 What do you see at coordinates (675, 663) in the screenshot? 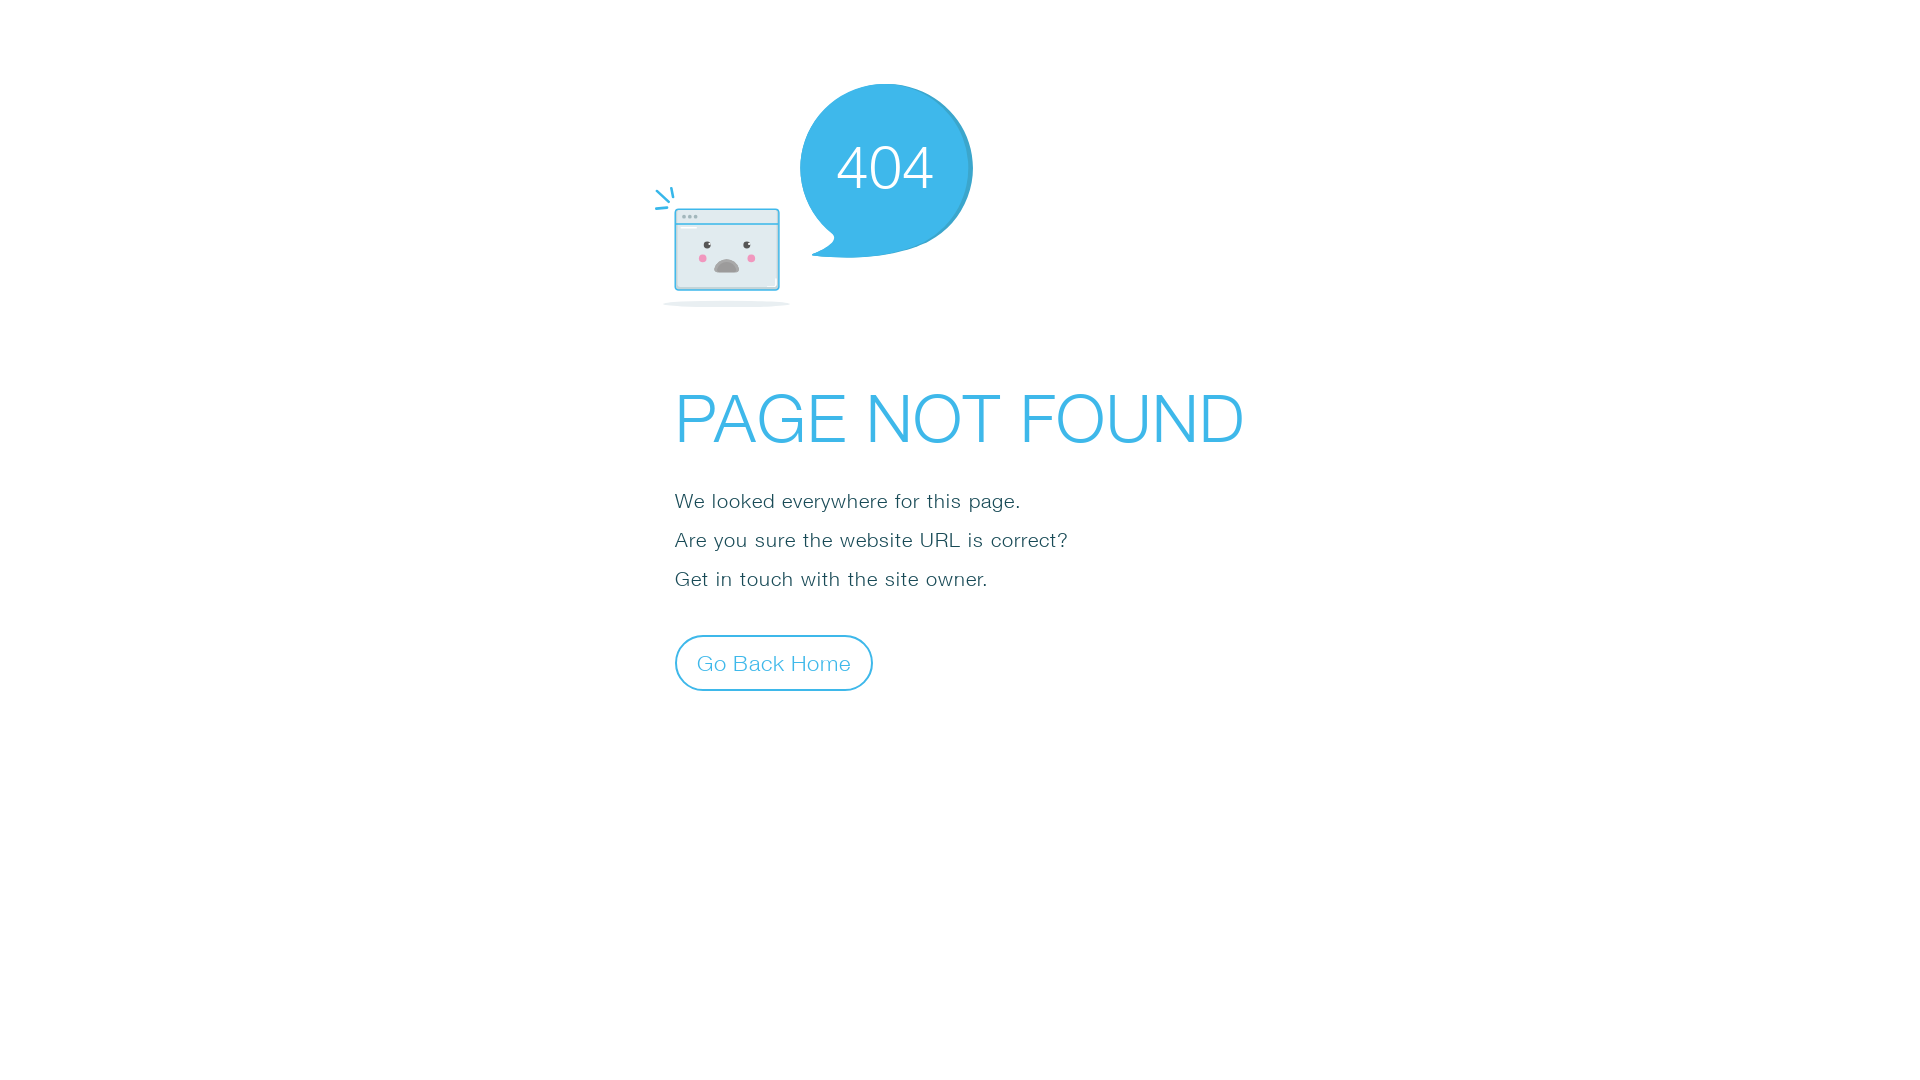
I see `'Go Back Home'` at bounding box center [675, 663].